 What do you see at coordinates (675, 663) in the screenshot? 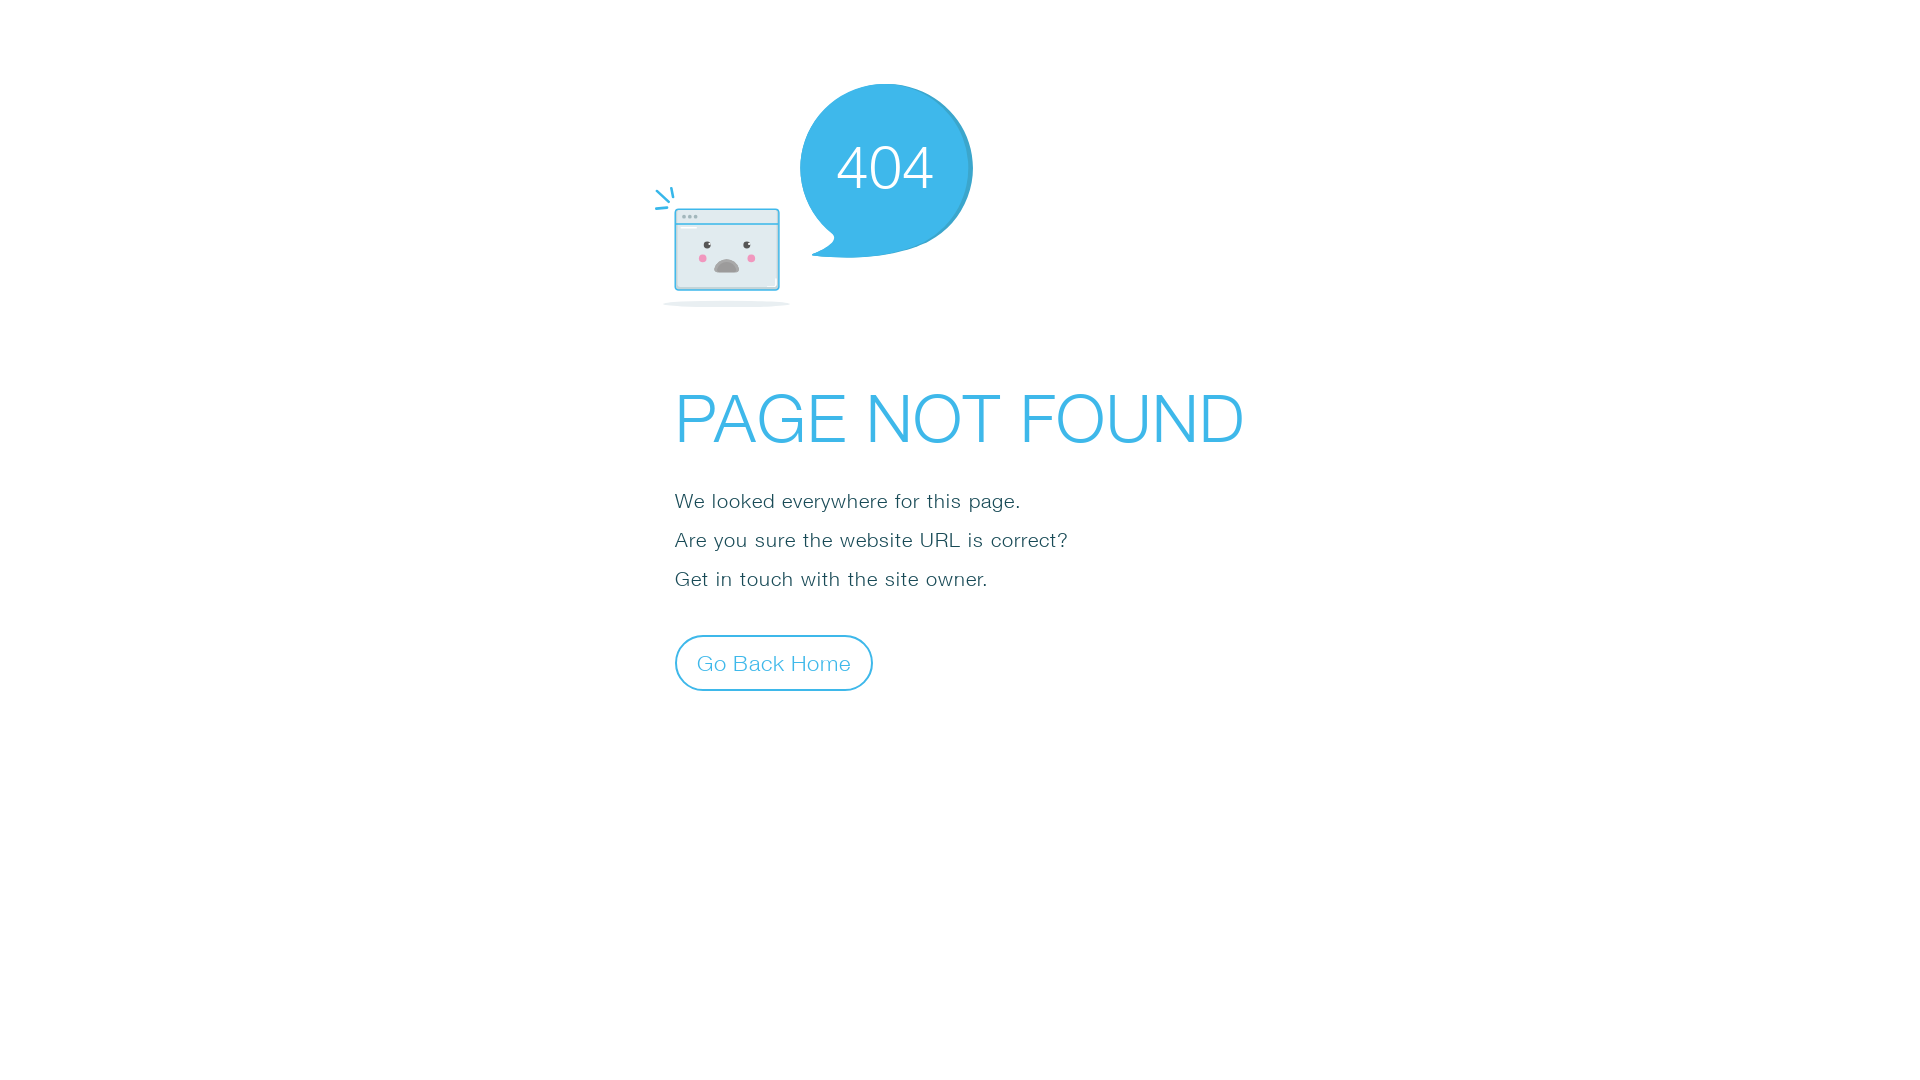
I see `'Go Back Home'` at bounding box center [675, 663].